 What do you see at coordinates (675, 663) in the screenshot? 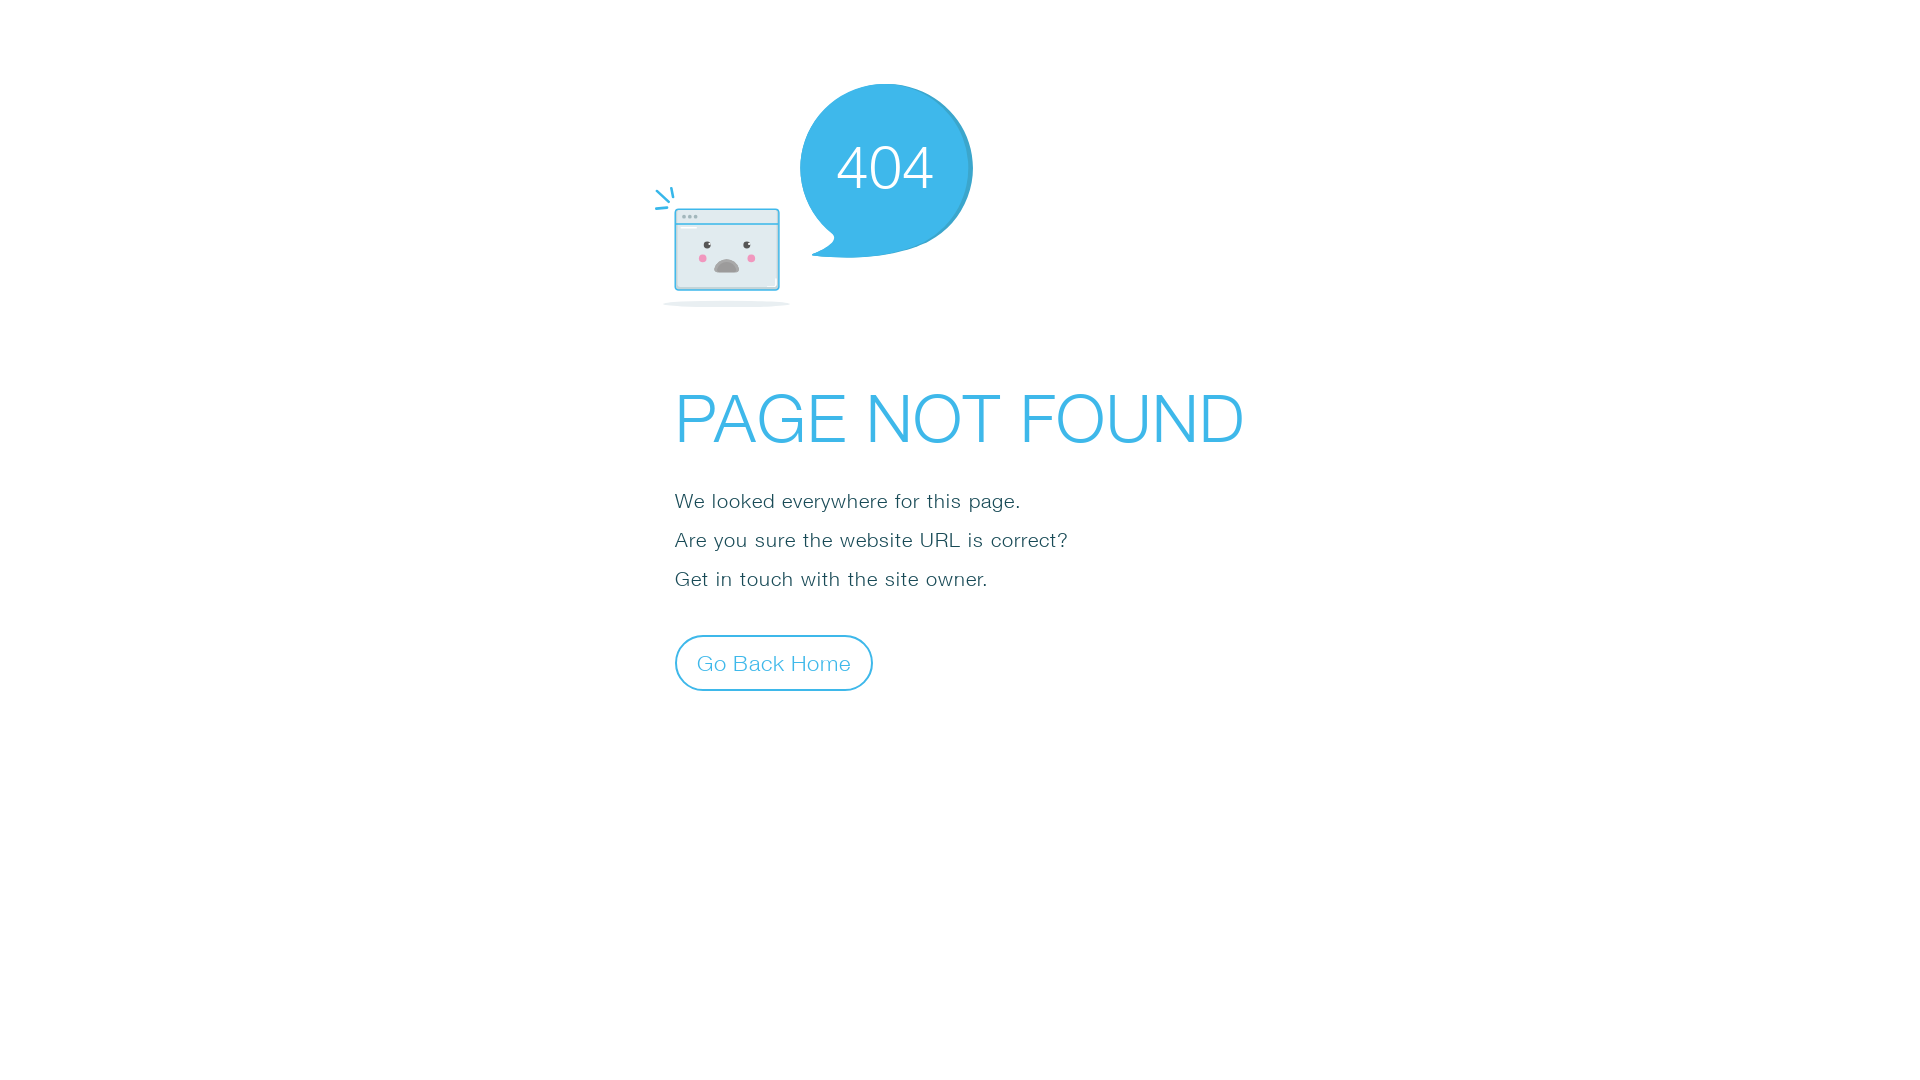
I see `'Go Back Home'` at bounding box center [675, 663].